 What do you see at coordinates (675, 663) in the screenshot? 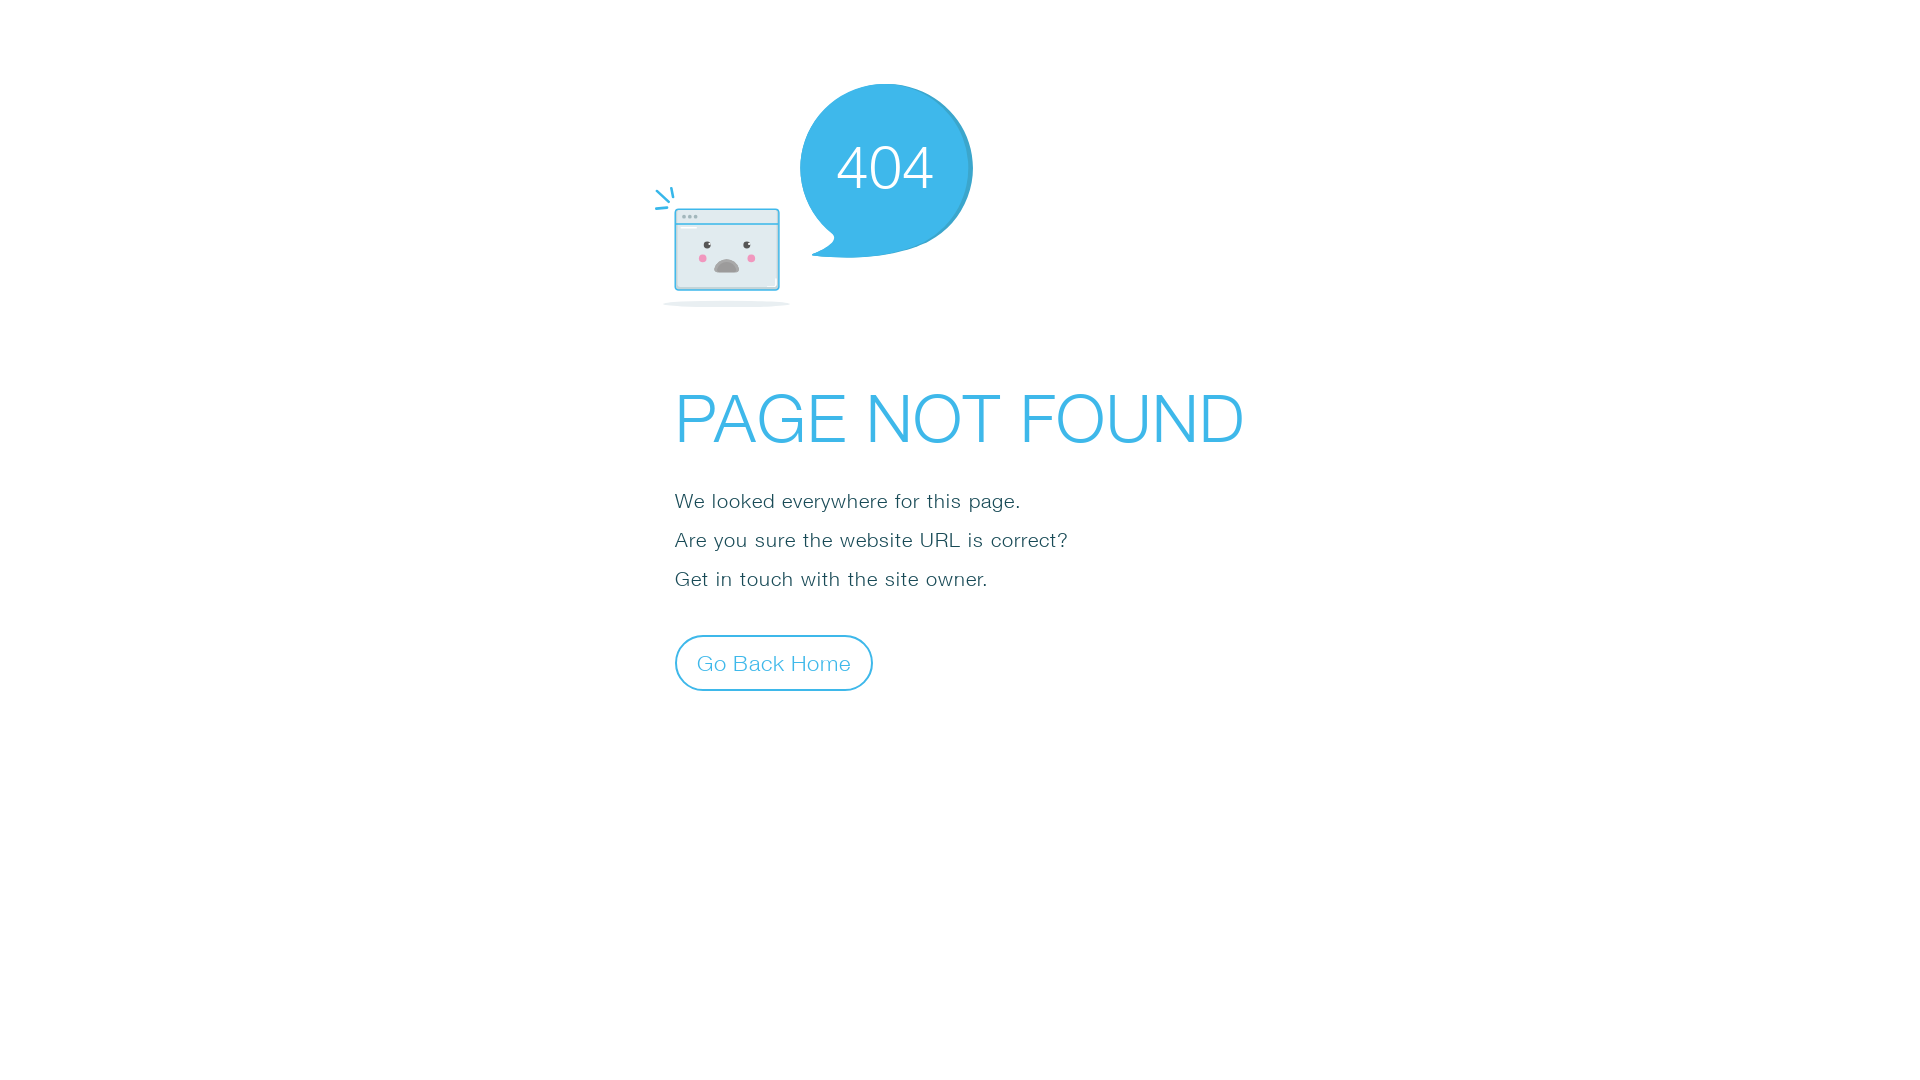
I see `'Go Back Home'` at bounding box center [675, 663].